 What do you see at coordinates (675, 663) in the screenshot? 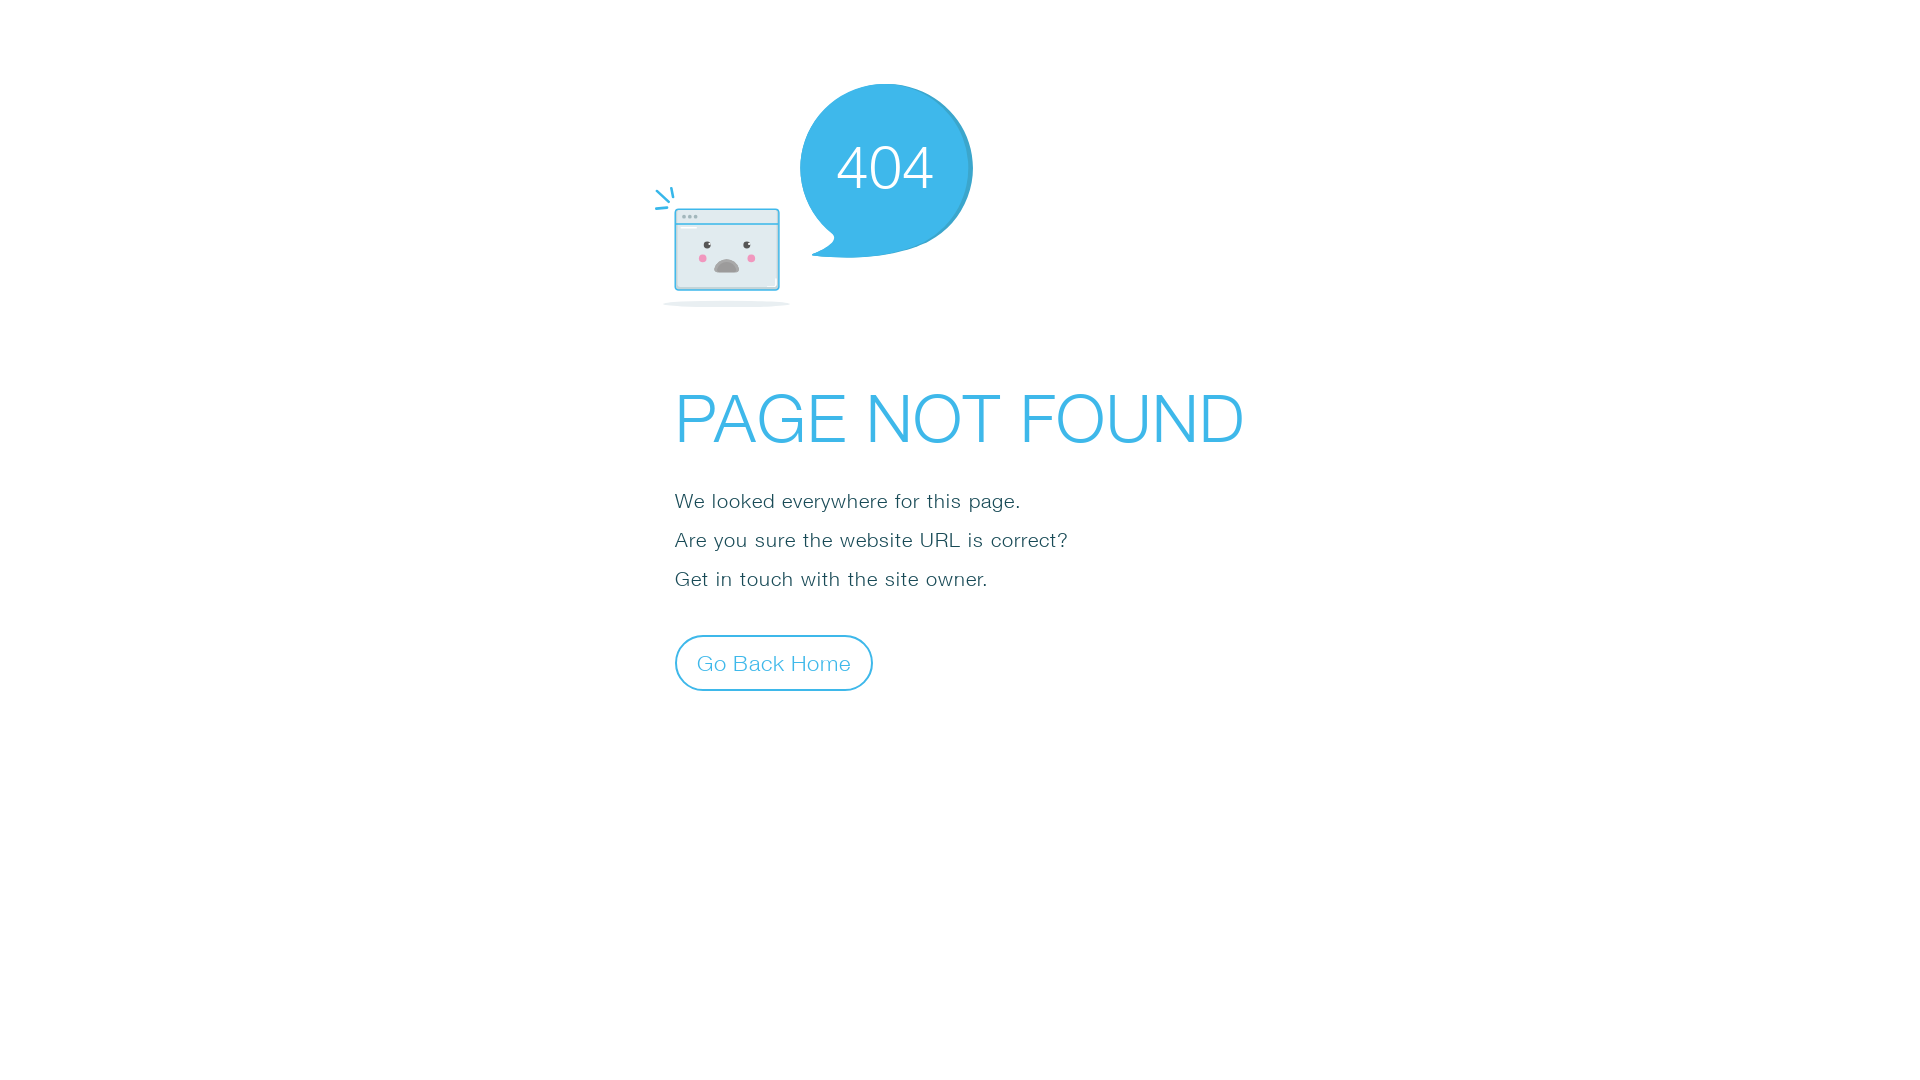
I see `'Go Back Home'` at bounding box center [675, 663].